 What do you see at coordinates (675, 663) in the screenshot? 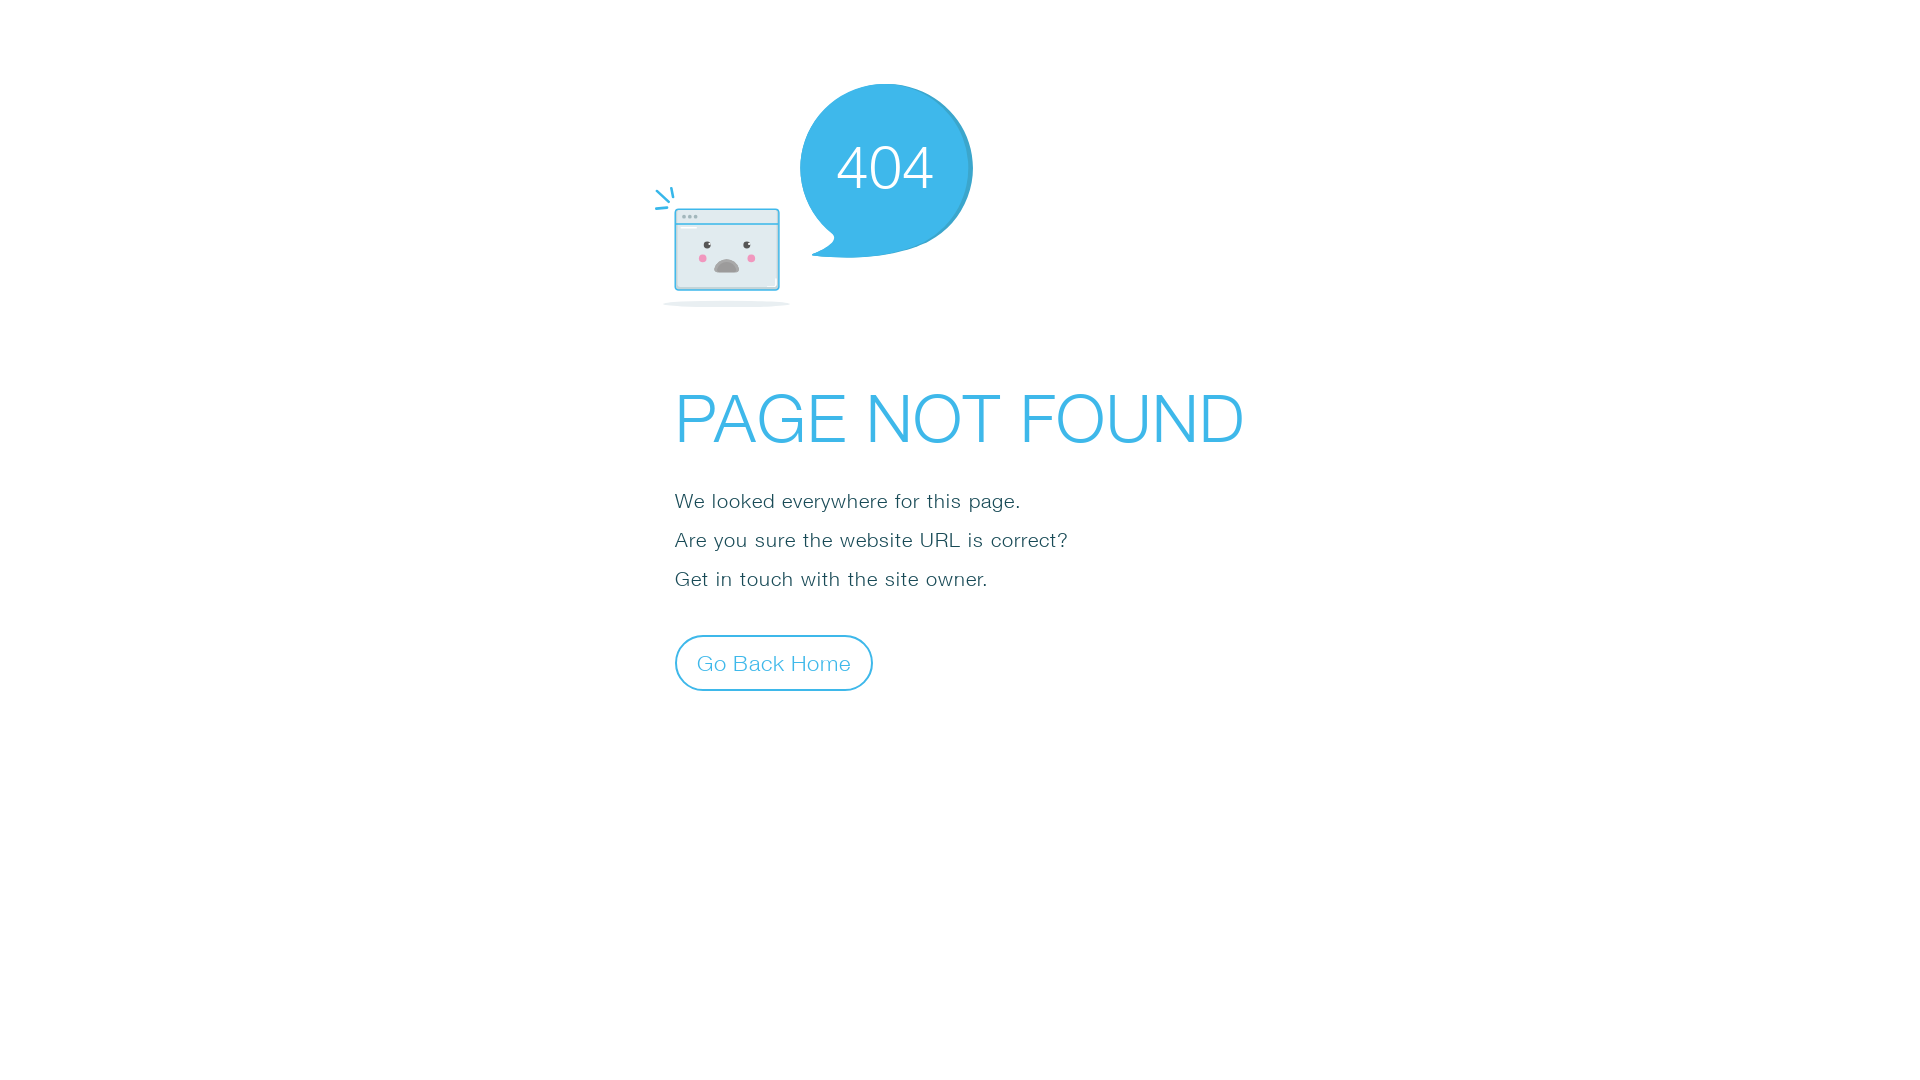
I see `'Go Back Home'` at bounding box center [675, 663].